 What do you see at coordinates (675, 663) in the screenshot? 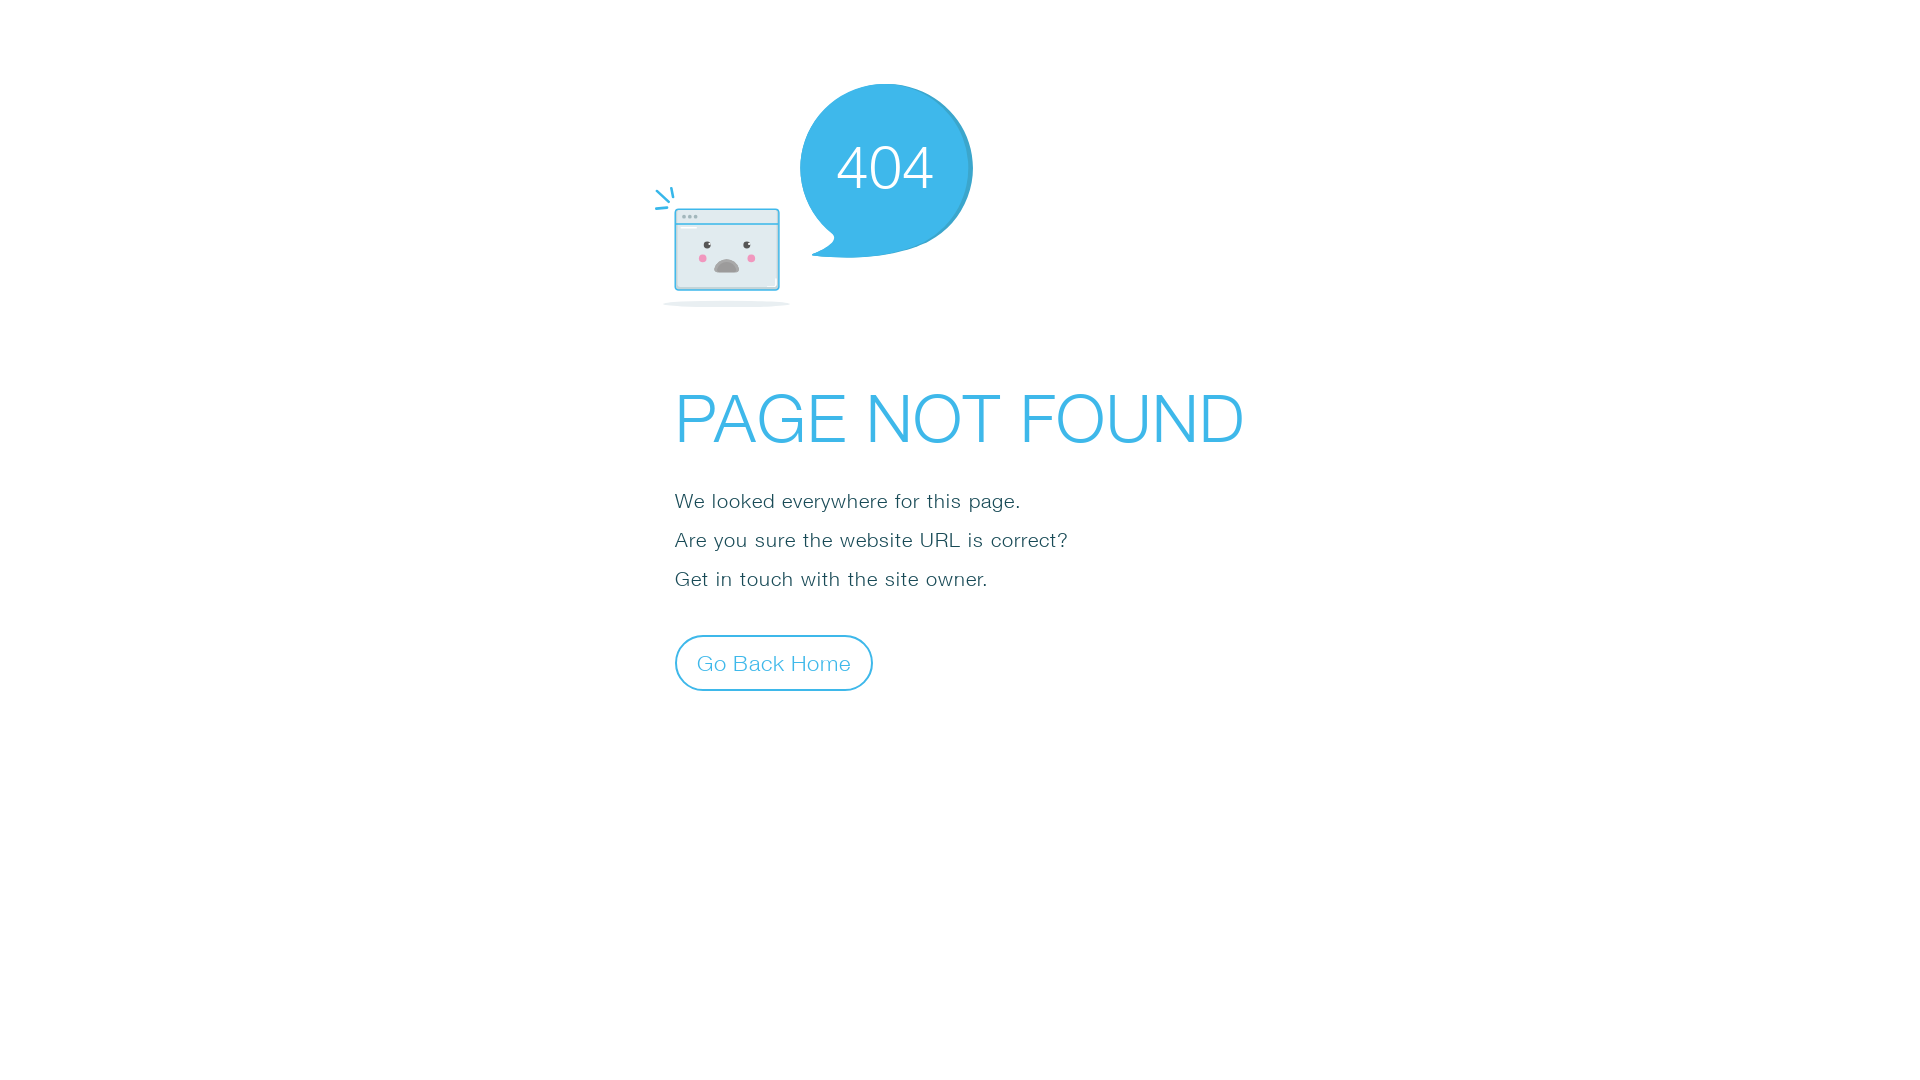
I see `'Go Back Home'` at bounding box center [675, 663].